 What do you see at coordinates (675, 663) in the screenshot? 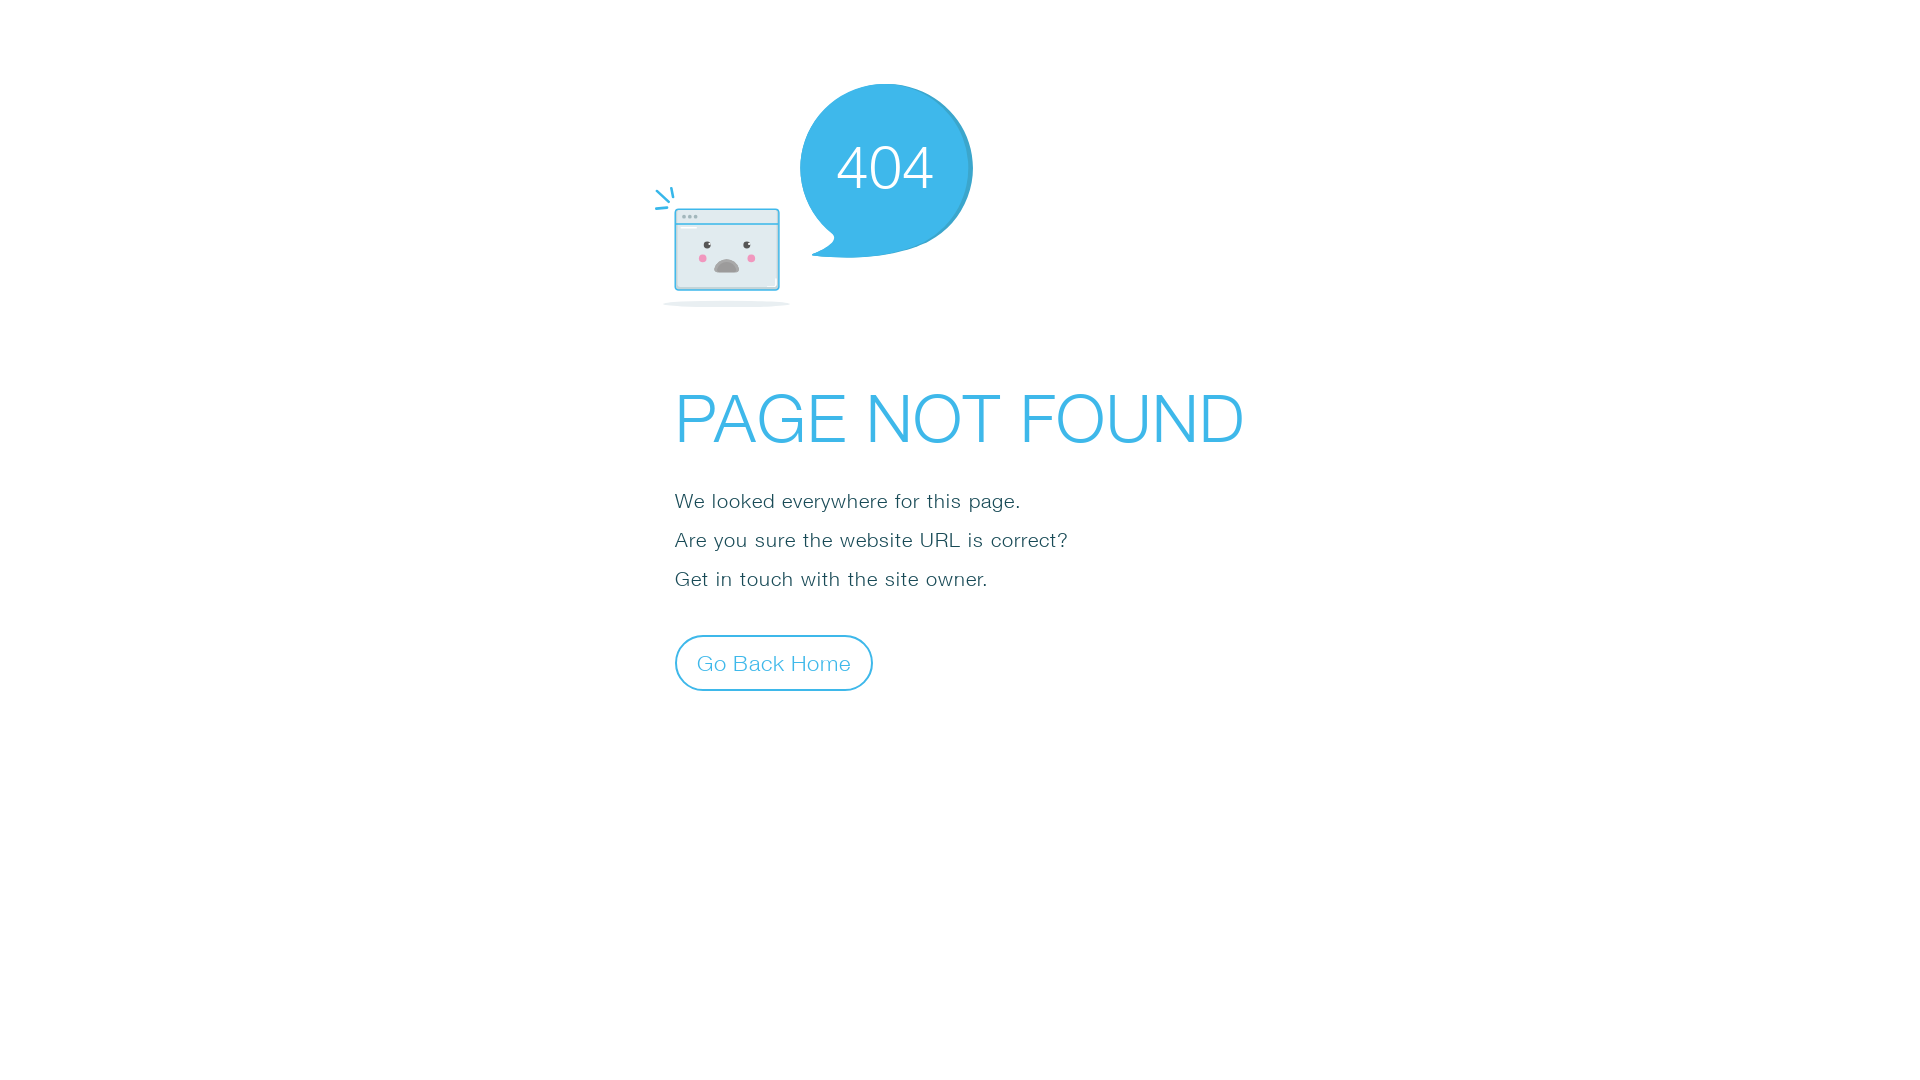
I see `'Go Back Home'` at bounding box center [675, 663].